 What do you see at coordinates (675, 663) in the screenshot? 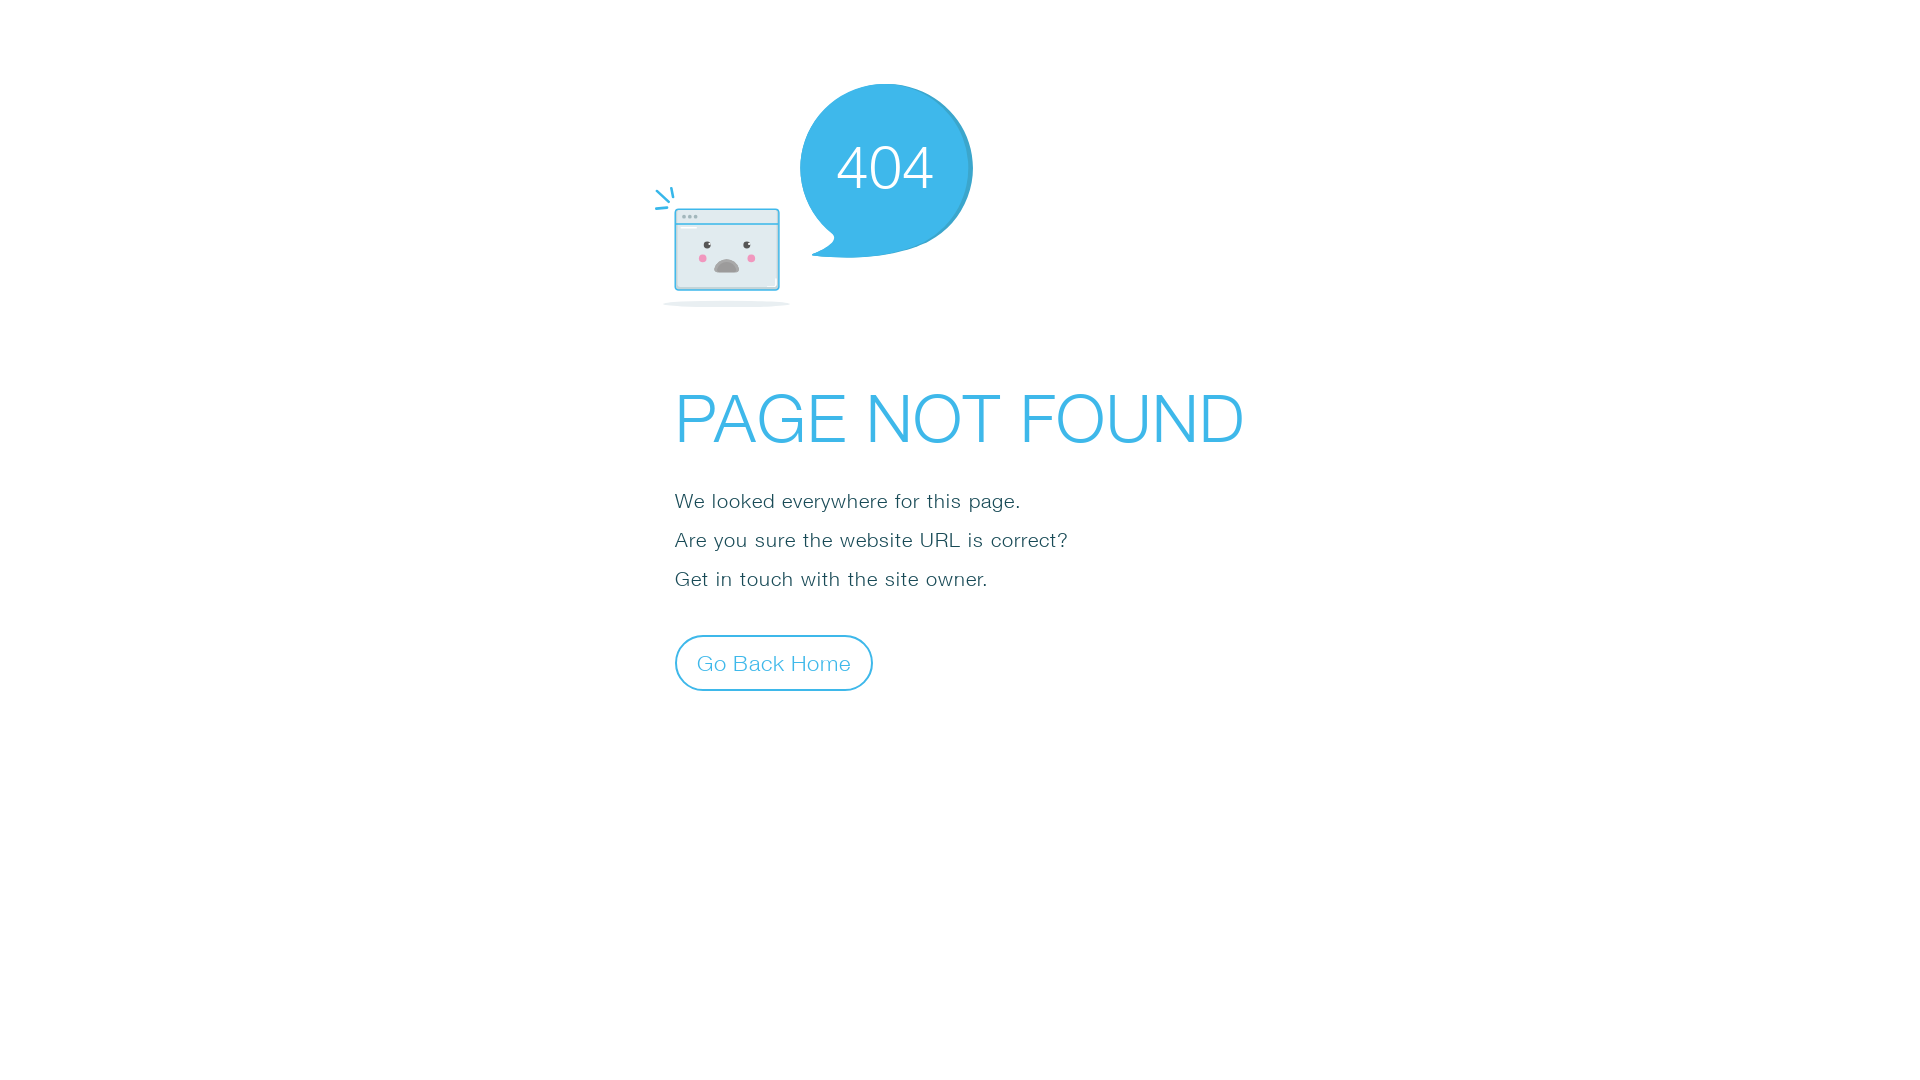
I see `'Go Back Home'` at bounding box center [675, 663].